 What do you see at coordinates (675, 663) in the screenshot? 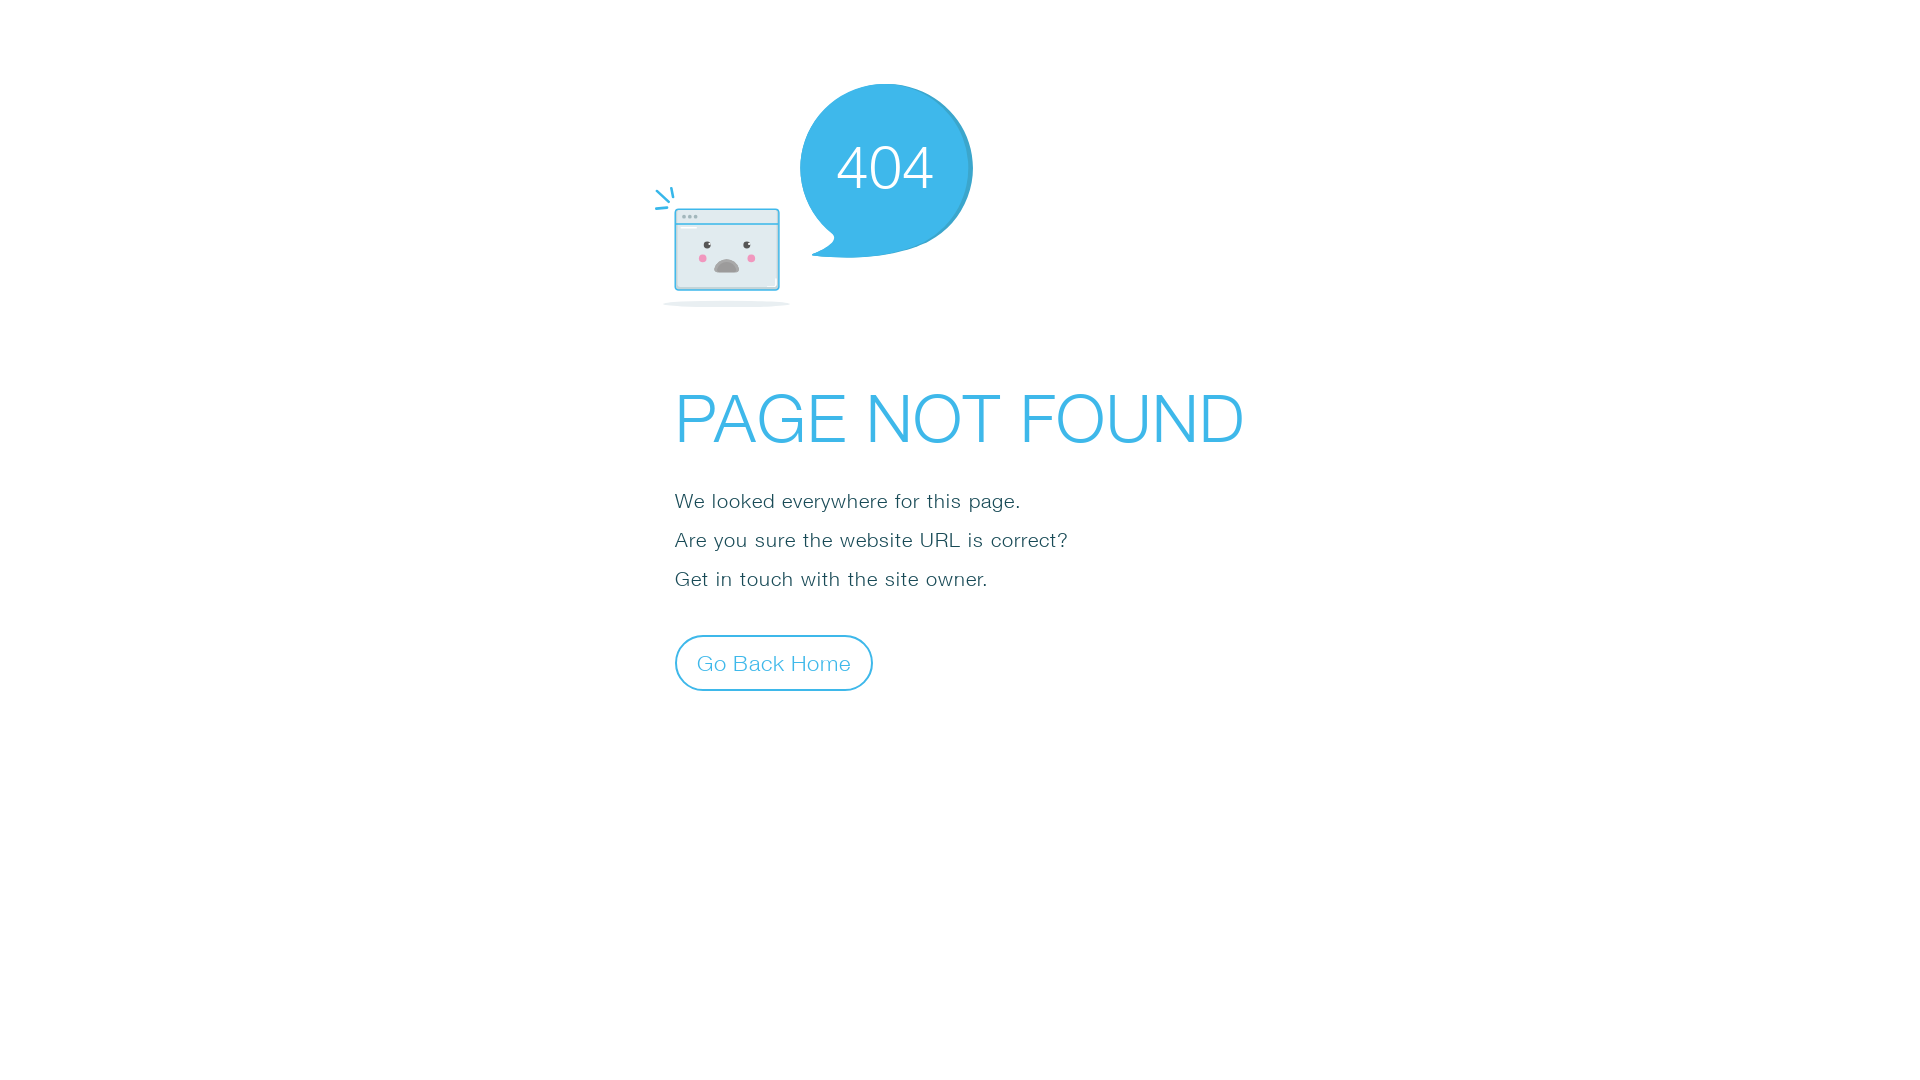
I see `'Go Back Home'` at bounding box center [675, 663].